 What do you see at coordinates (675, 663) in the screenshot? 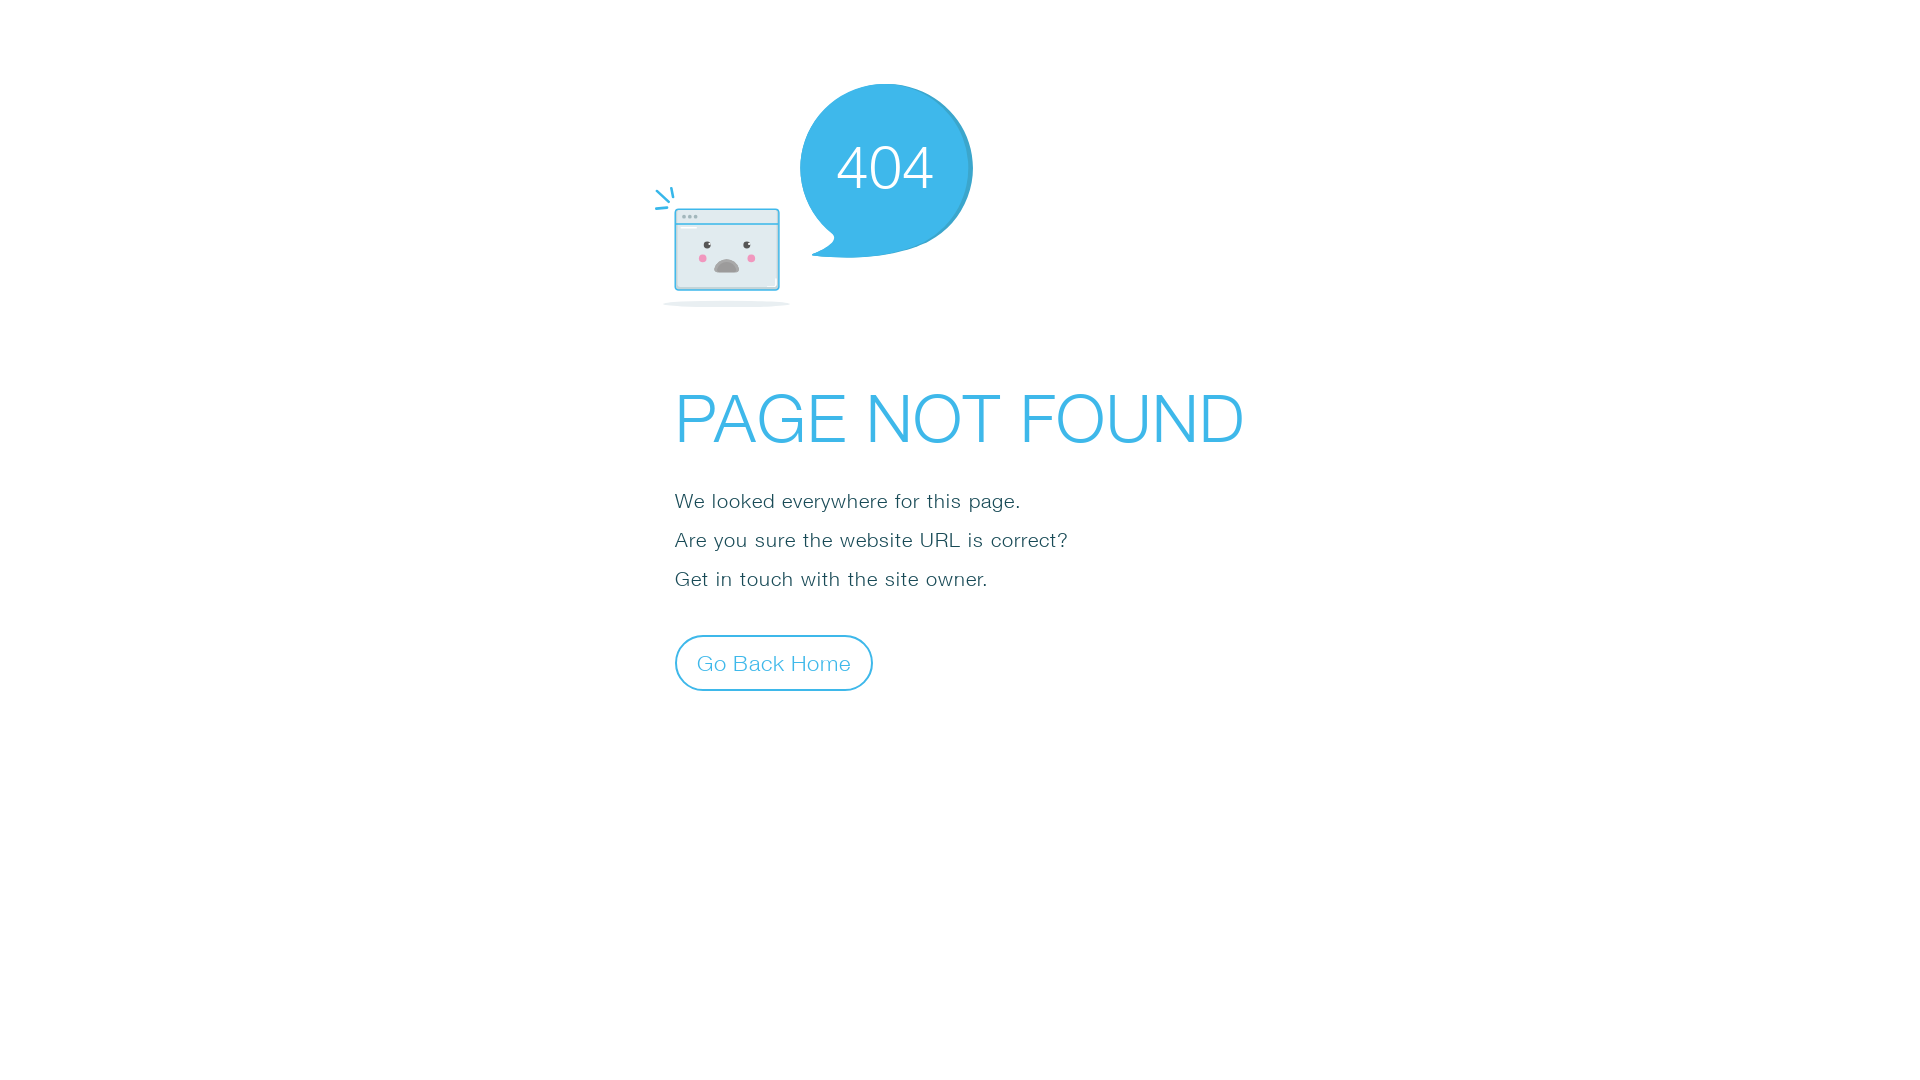
I see `'Go Back Home'` at bounding box center [675, 663].